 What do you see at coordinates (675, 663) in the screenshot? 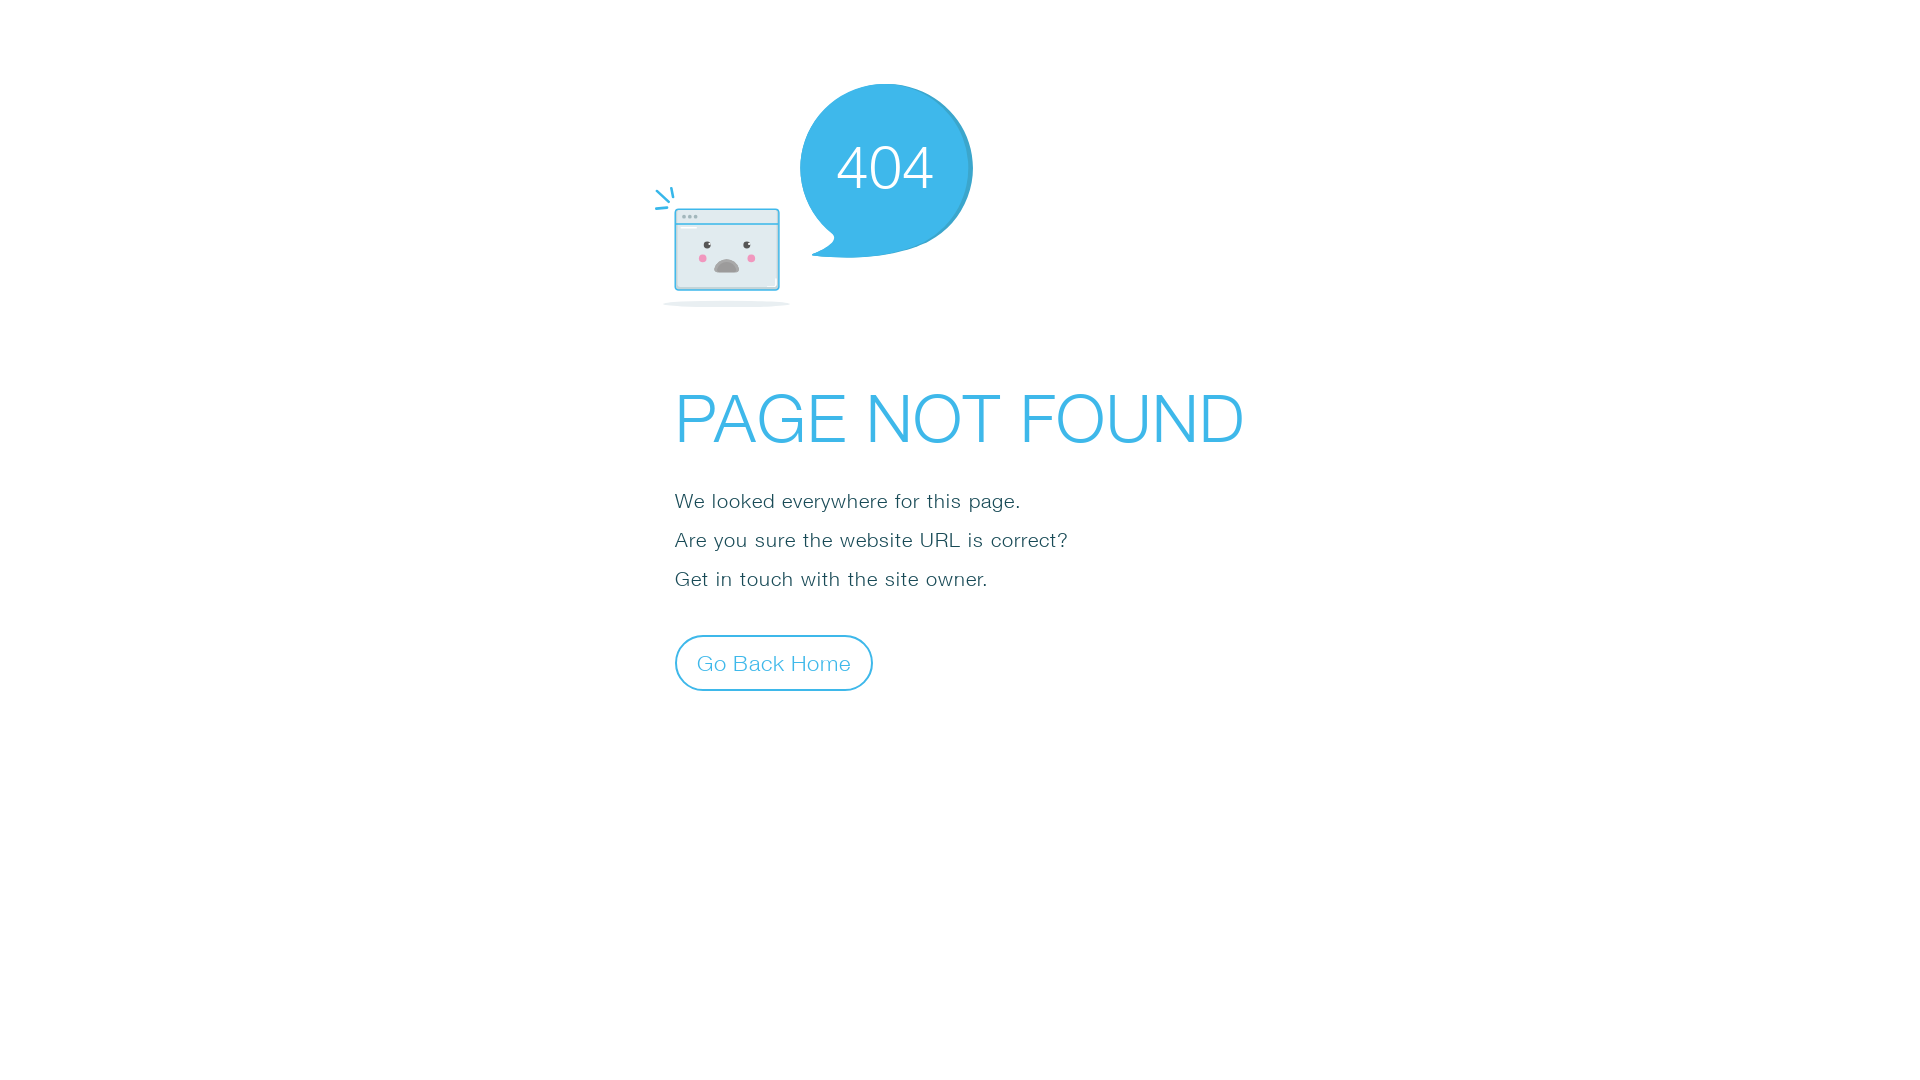
I see `'Go Back Home'` at bounding box center [675, 663].